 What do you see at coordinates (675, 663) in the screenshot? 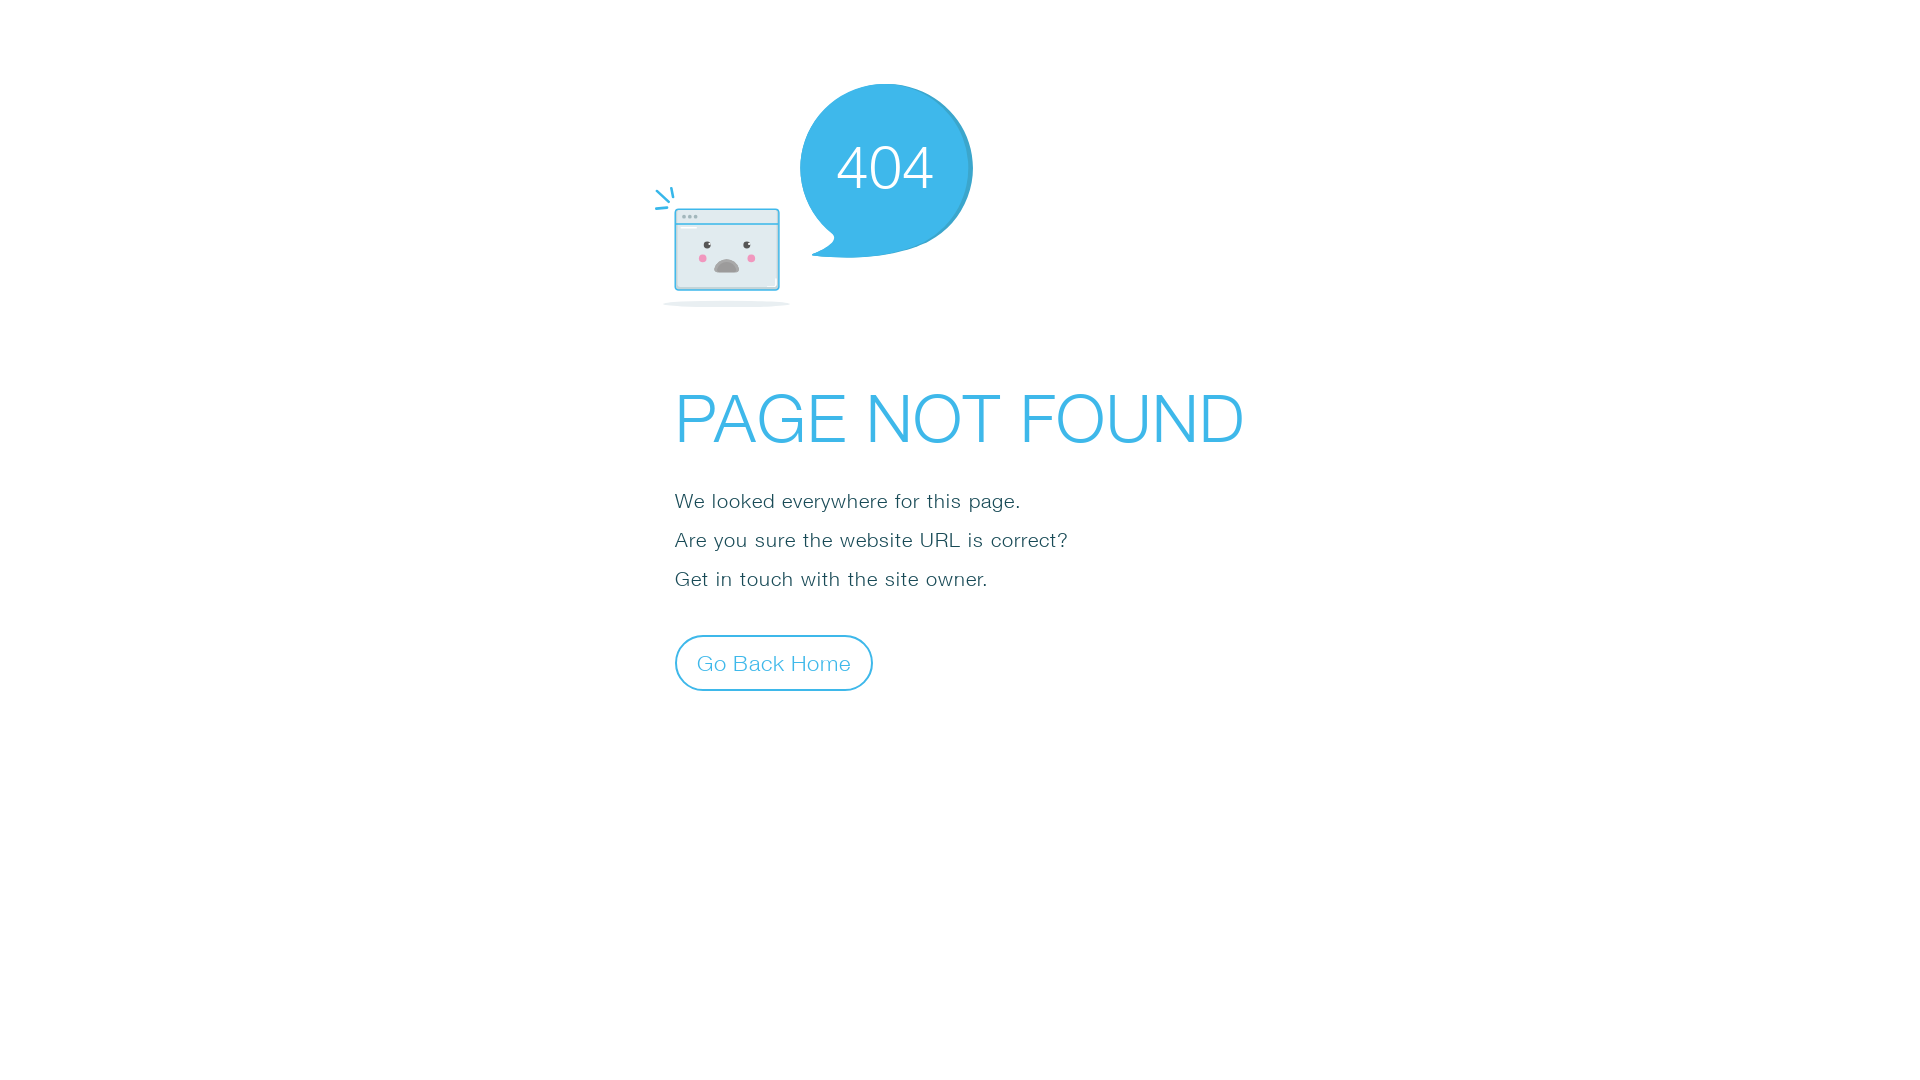
I see `'Go Back Home'` at bounding box center [675, 663].